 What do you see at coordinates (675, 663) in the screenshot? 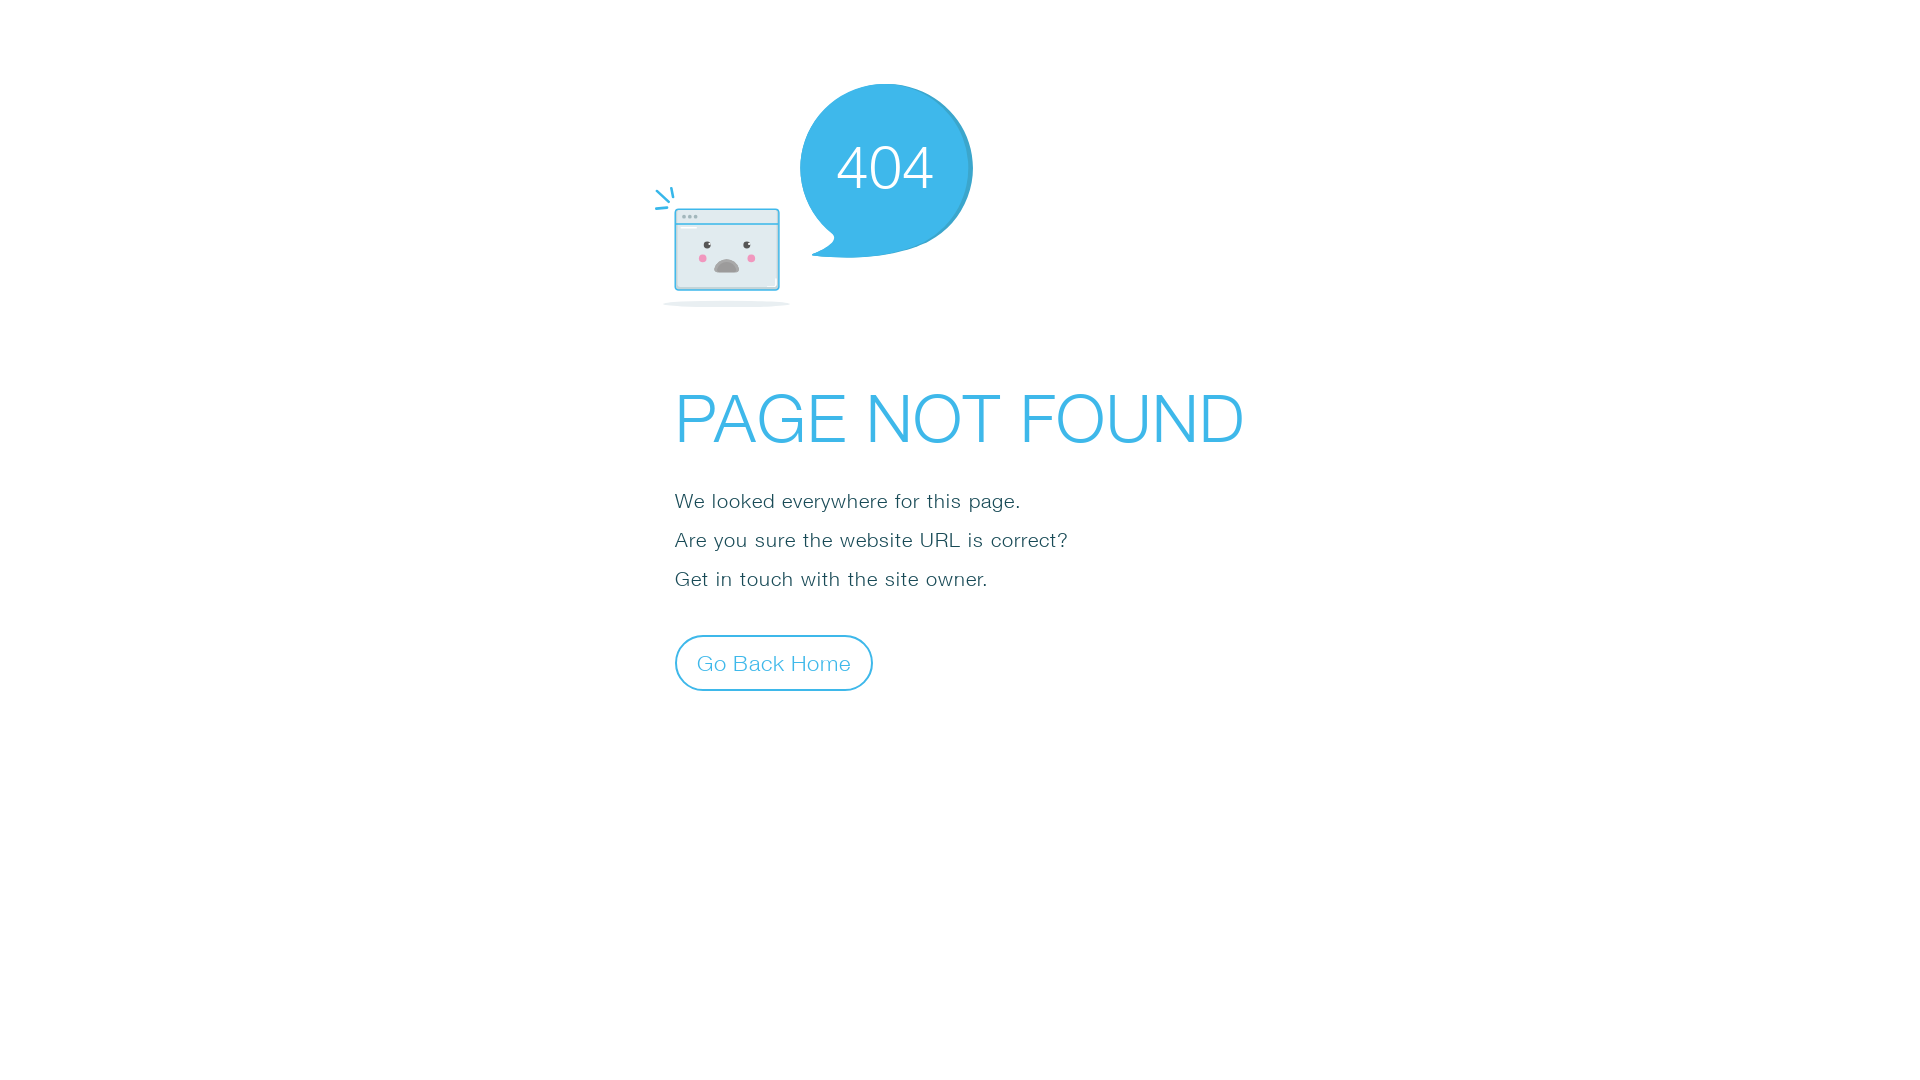
I see `'Go Back Home'` at bounding box center [675, 663].